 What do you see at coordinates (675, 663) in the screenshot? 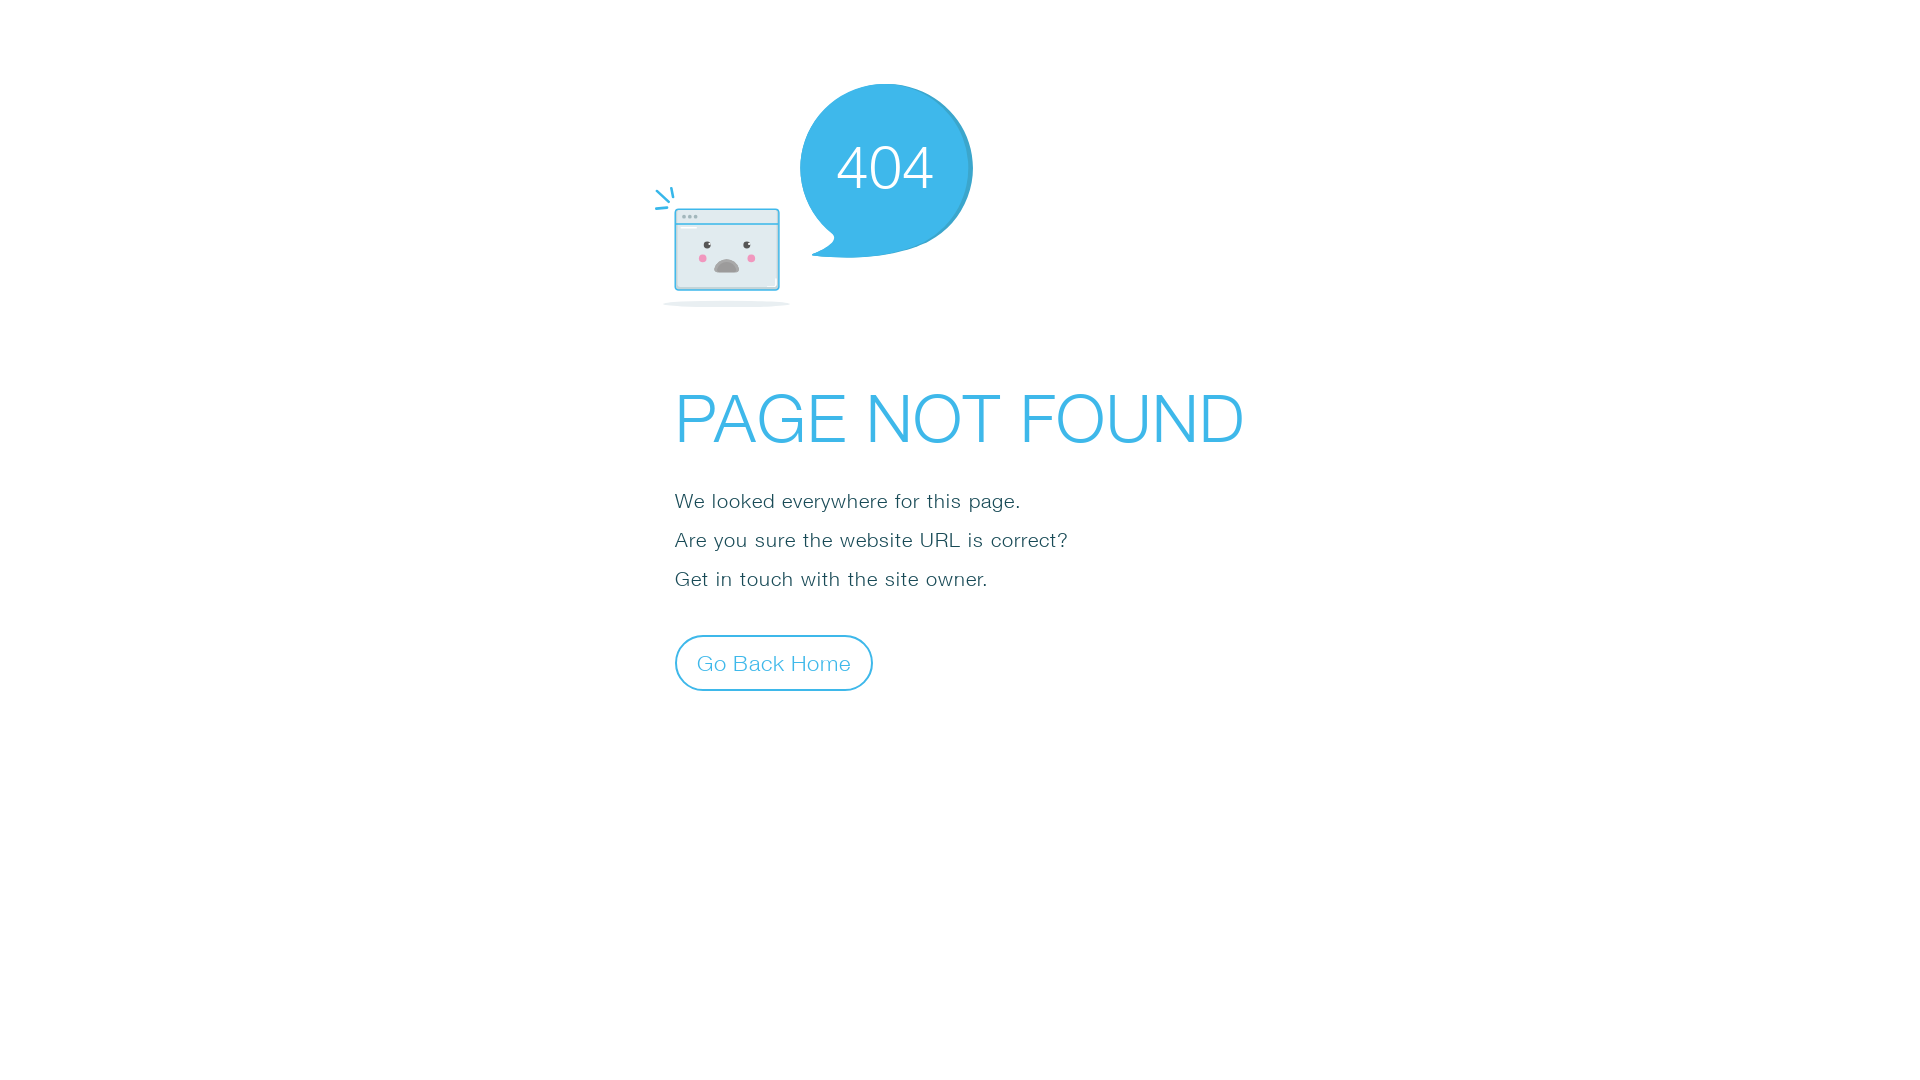
I see `'Go Back Home'` at bounding box center [675, 663].